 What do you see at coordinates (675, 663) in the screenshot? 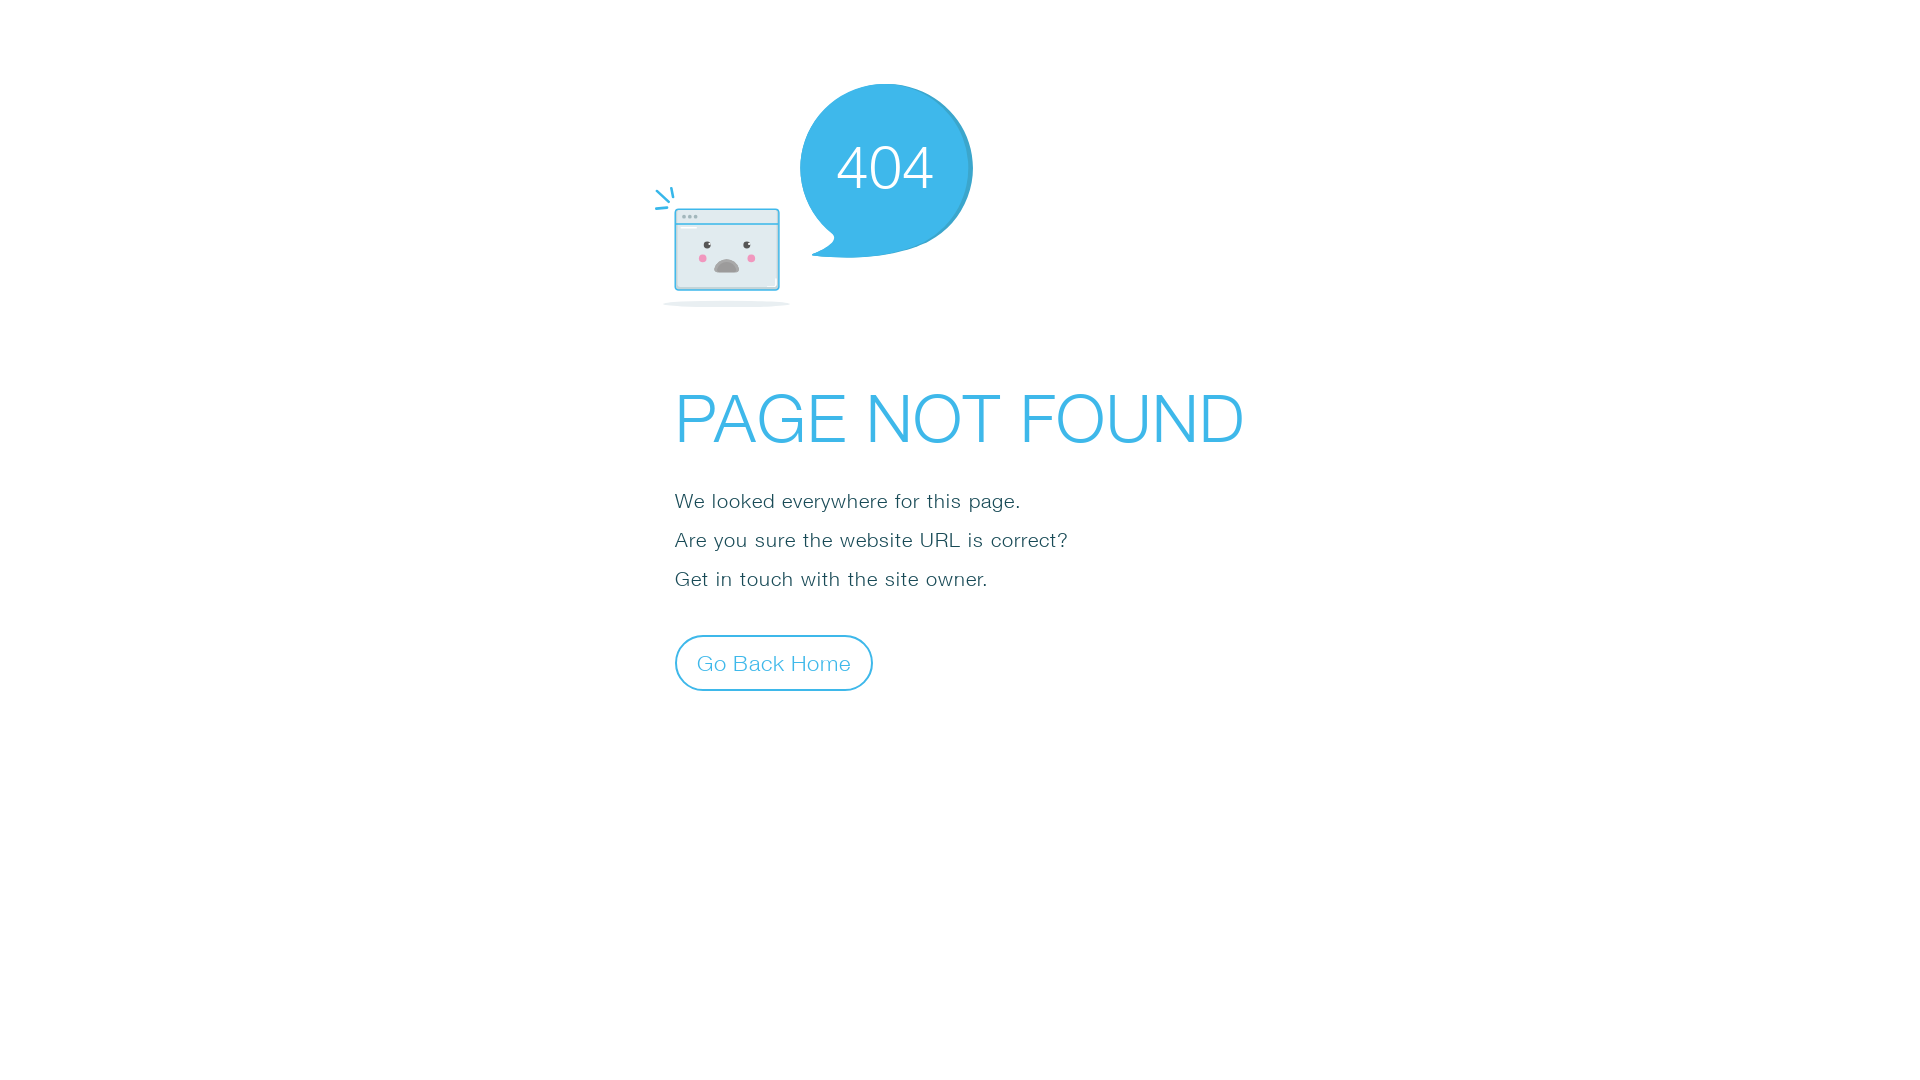
I see `'Go Back Home'` at bounding box center [675, 663].